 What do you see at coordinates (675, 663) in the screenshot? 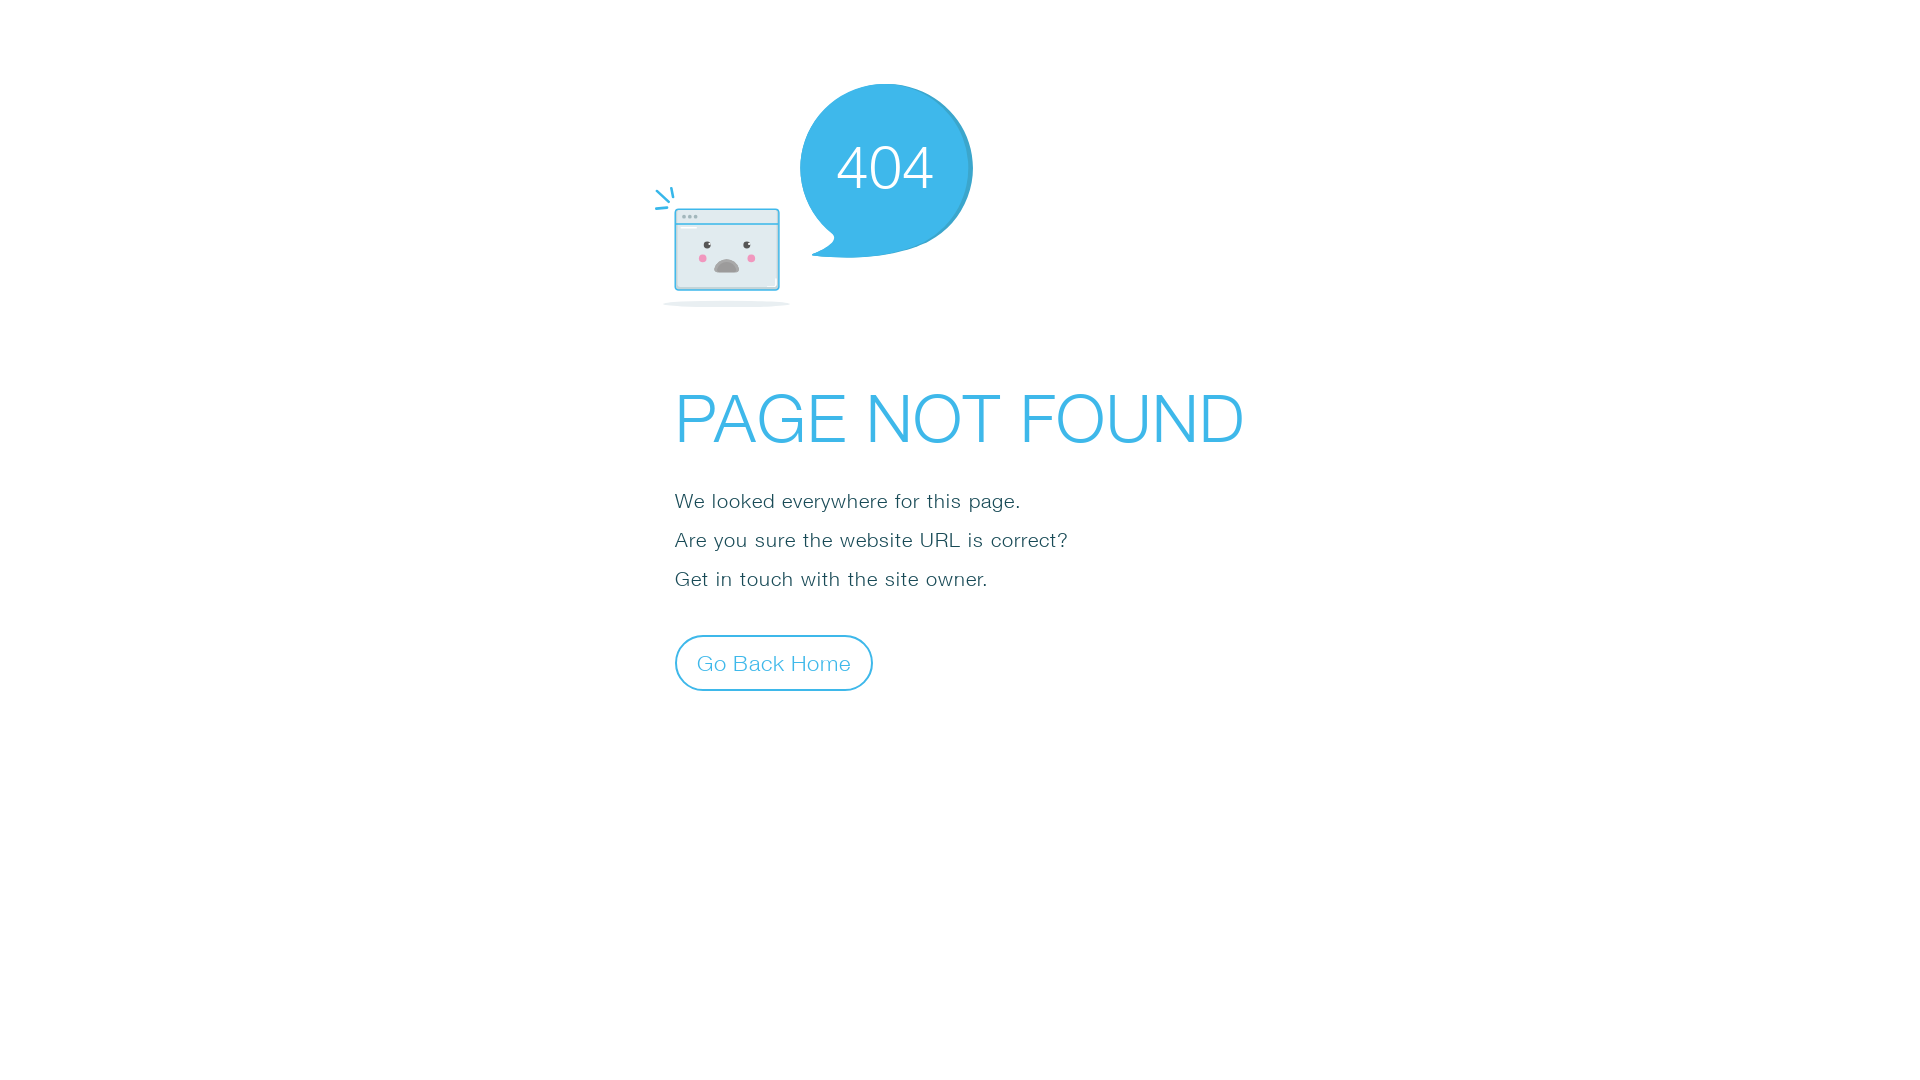
I see `'Go Back Home'` at bounding box center [675, 663].